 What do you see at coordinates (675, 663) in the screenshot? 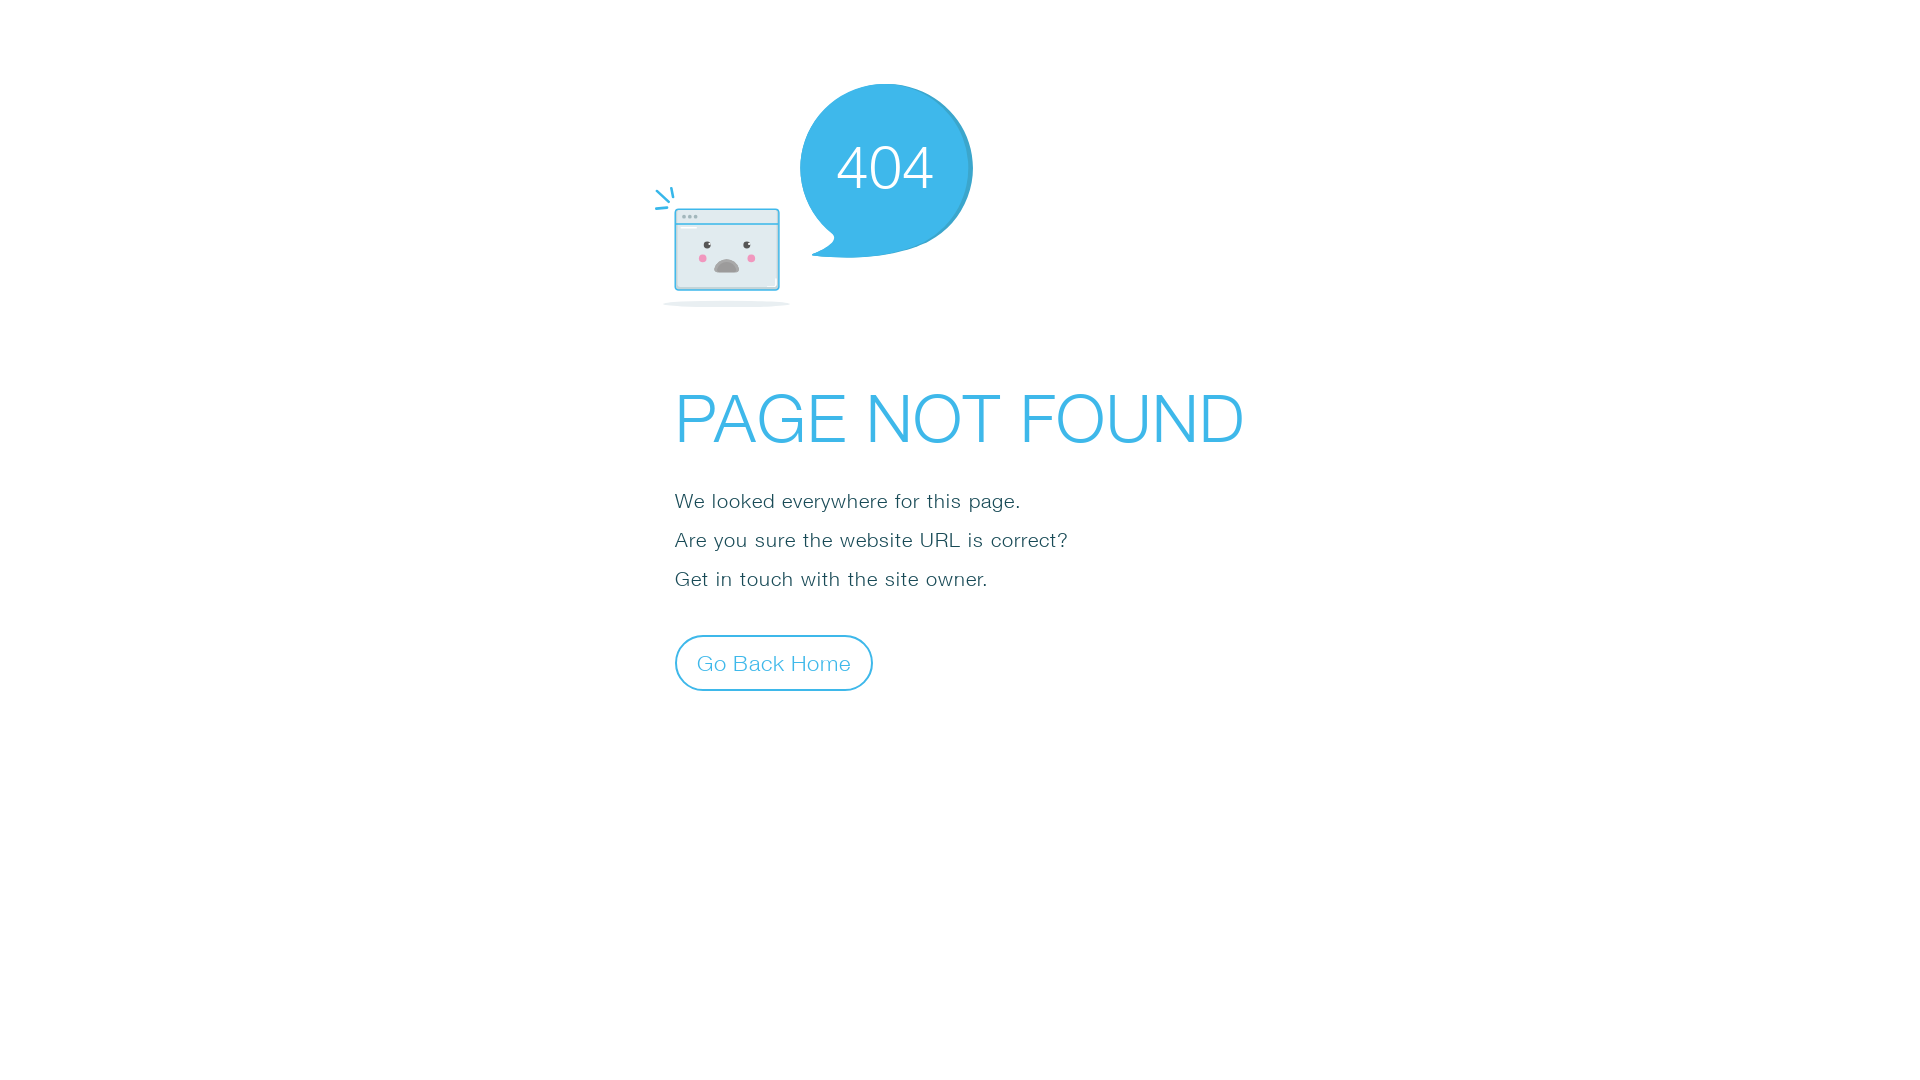
I see `'Go Back Home'` at bounding box center [675, 663].